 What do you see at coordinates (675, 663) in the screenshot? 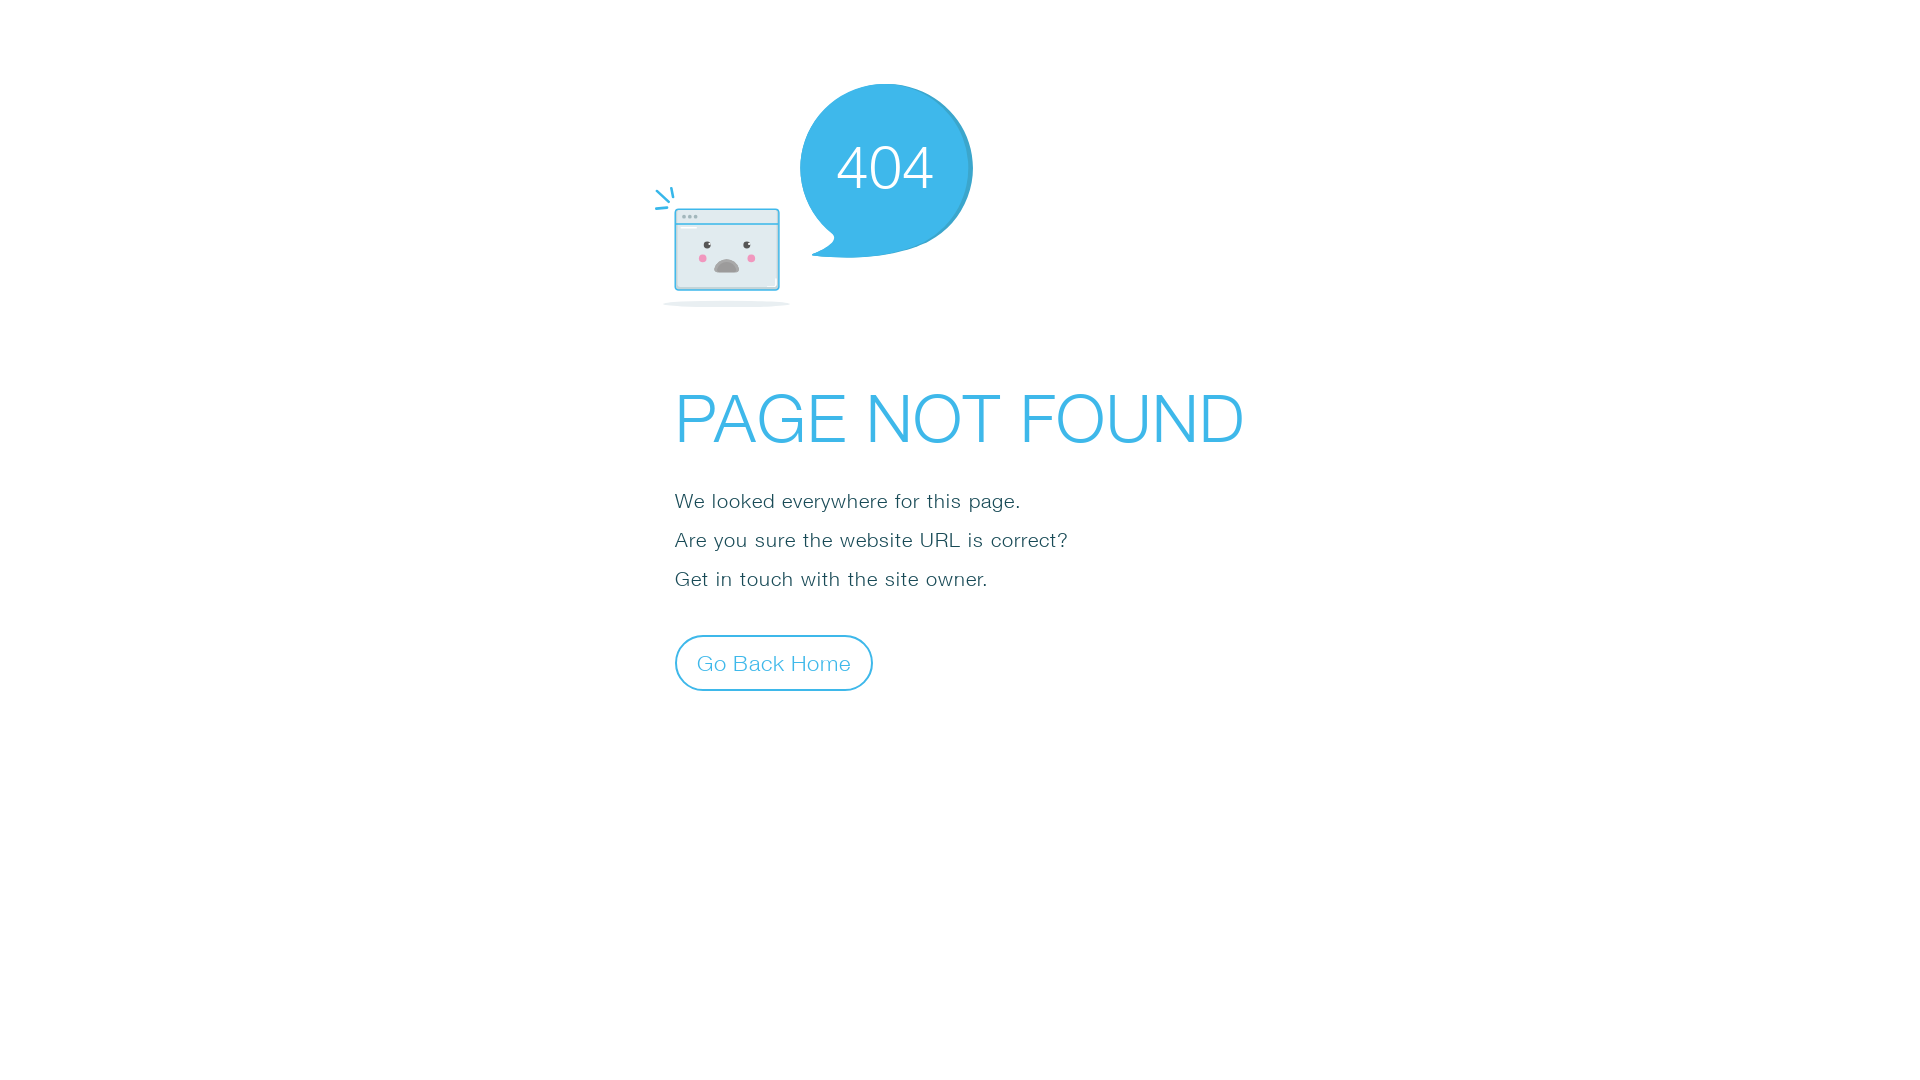
I see `'Go Back Home'` at bounding box center [675, 663].